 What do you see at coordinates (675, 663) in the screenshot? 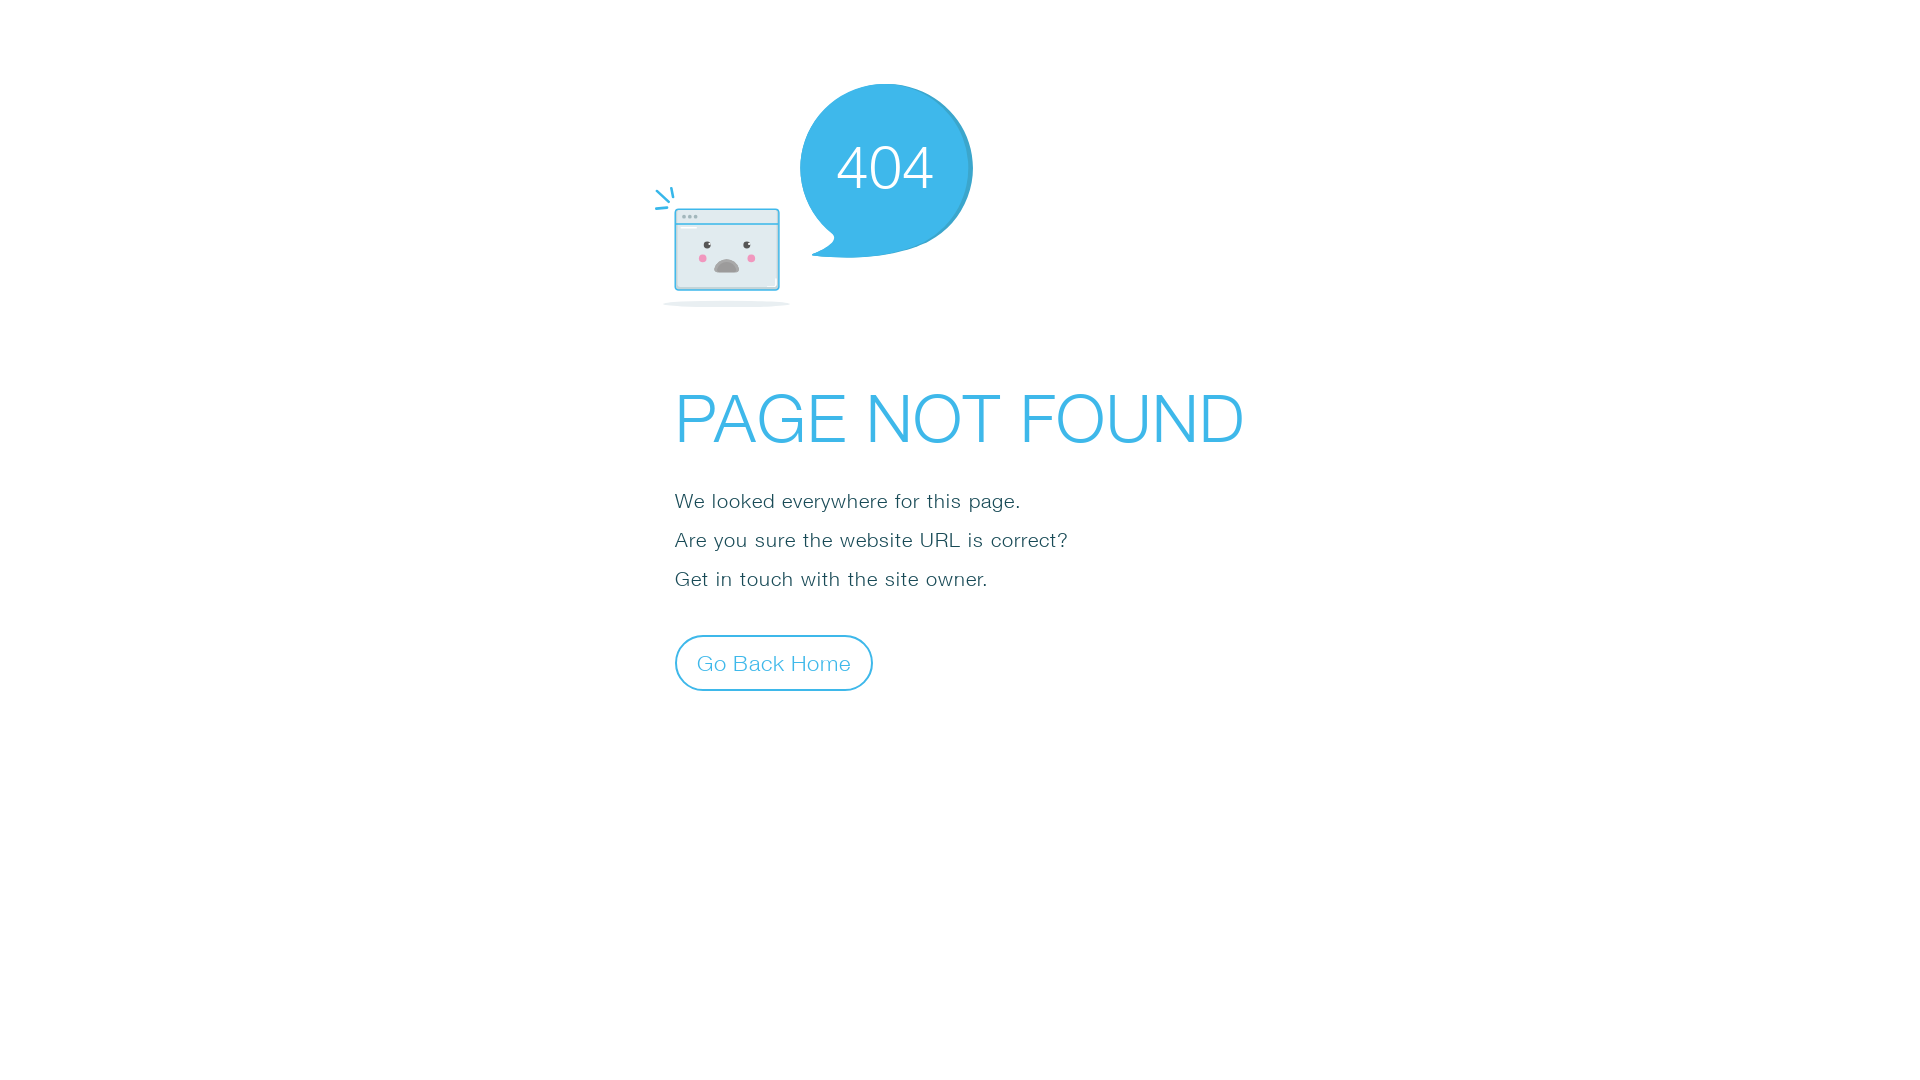
I see `'Go Back Home'` at bounding box center [675, 663].